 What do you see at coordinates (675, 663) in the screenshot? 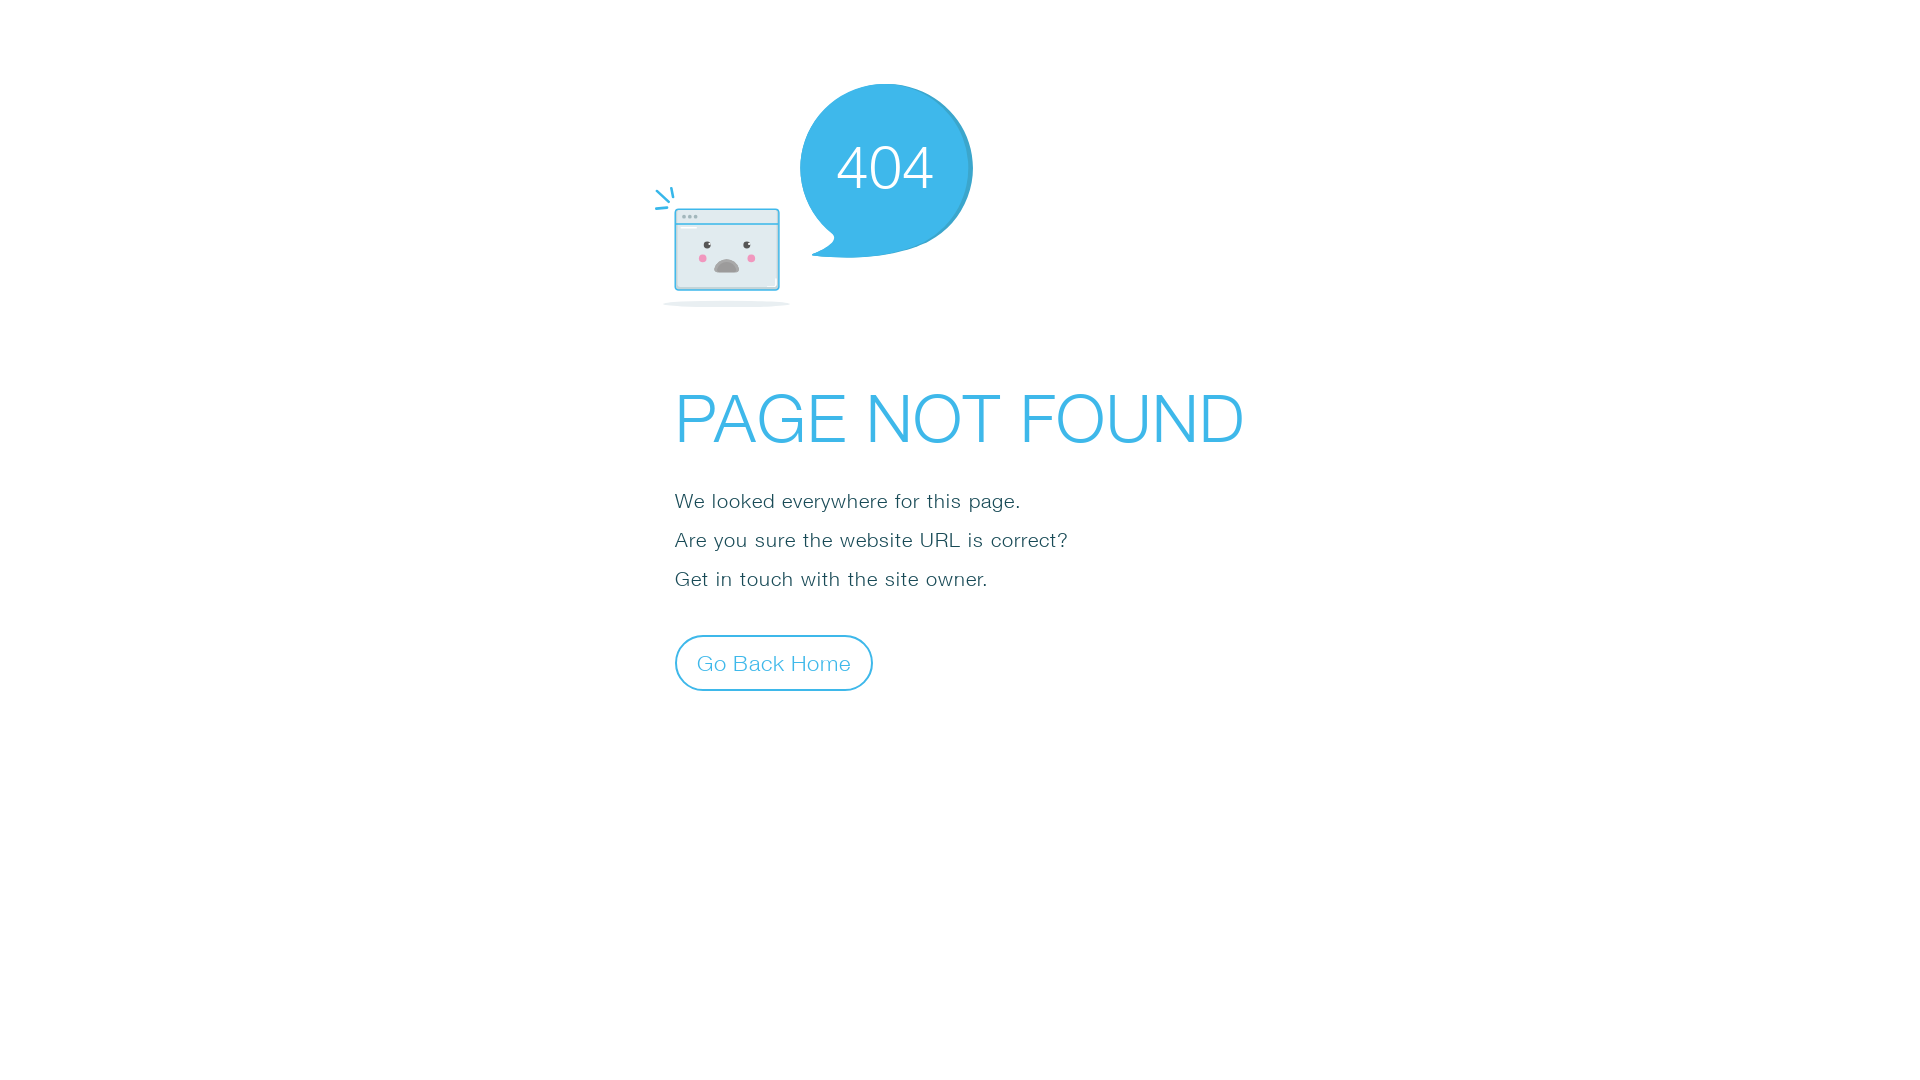
I see `'Go Back Home'` at bounding box center [675, 663].